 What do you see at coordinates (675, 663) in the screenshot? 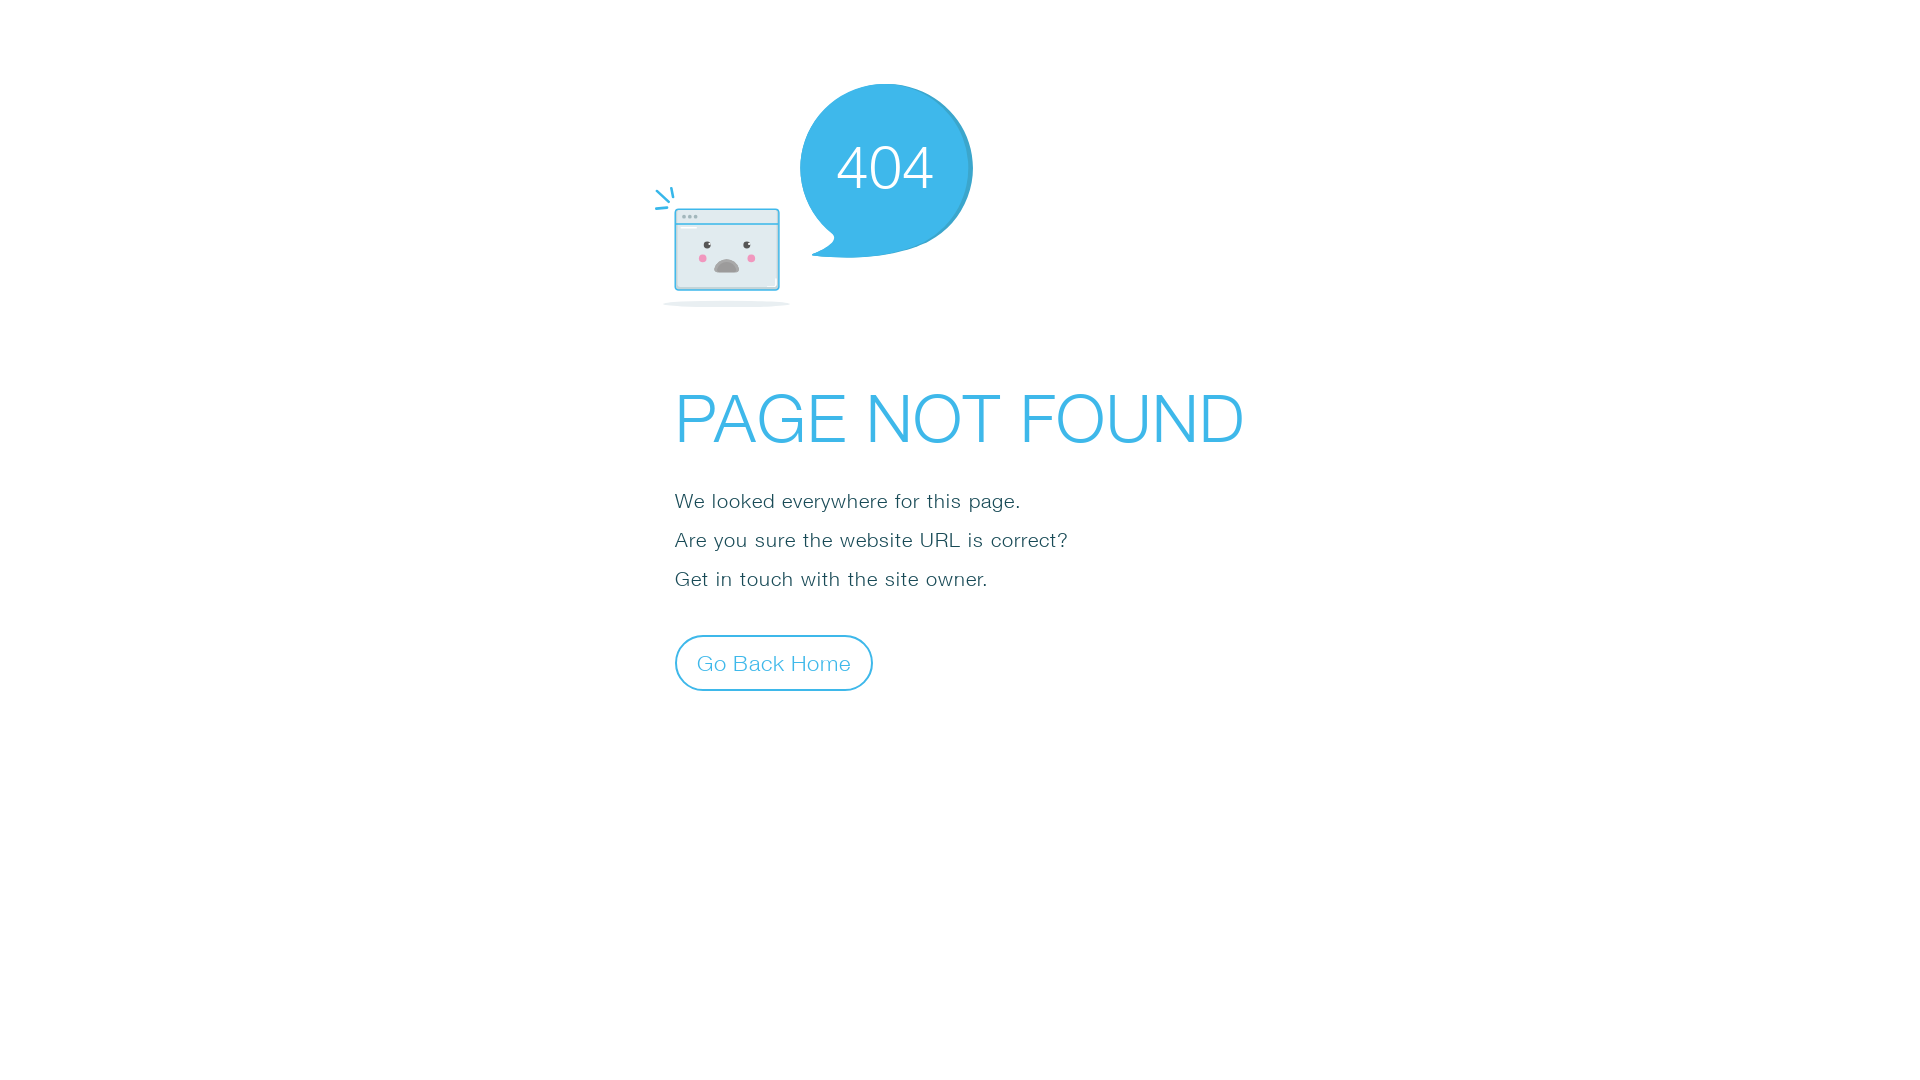
I see `'Go Back Home'` at bounding box center [675, 663].